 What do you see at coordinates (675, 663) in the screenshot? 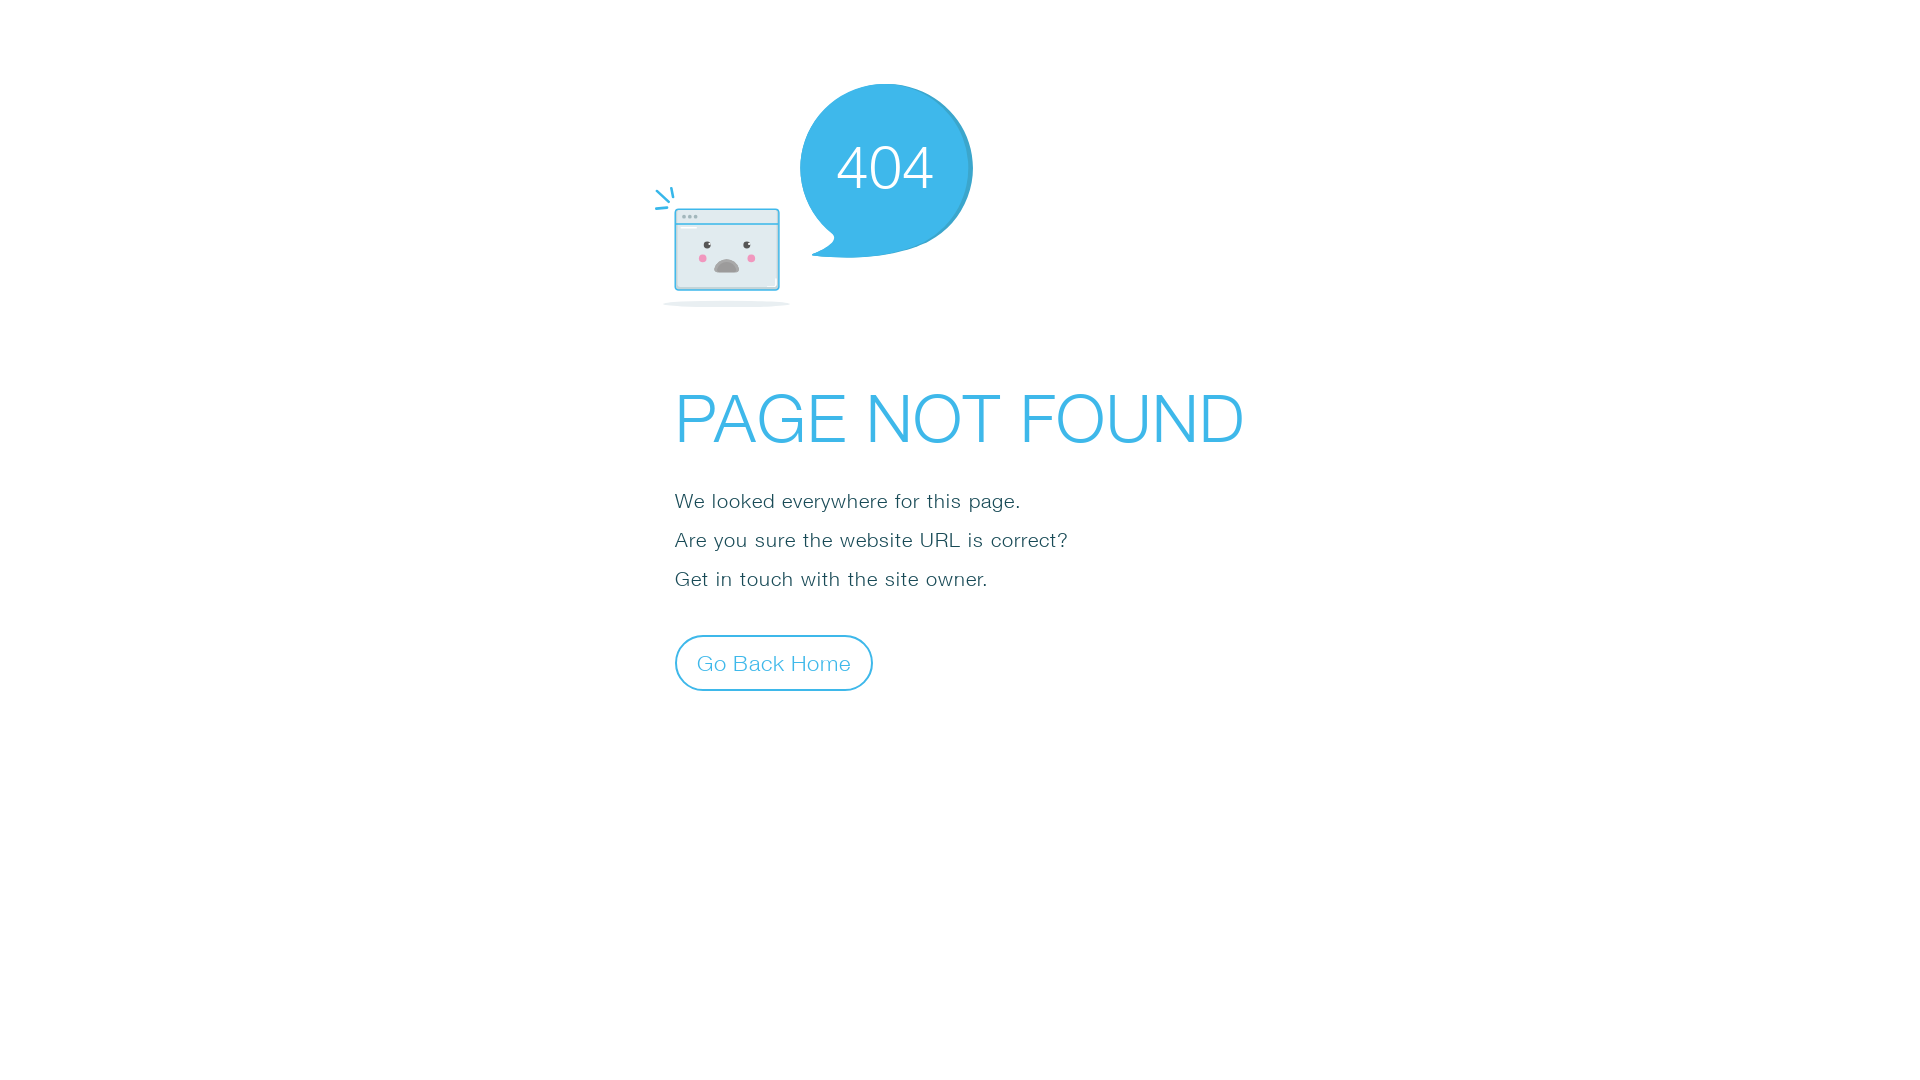
I see `'Go Back Home'` at bounding box center [675, 663].